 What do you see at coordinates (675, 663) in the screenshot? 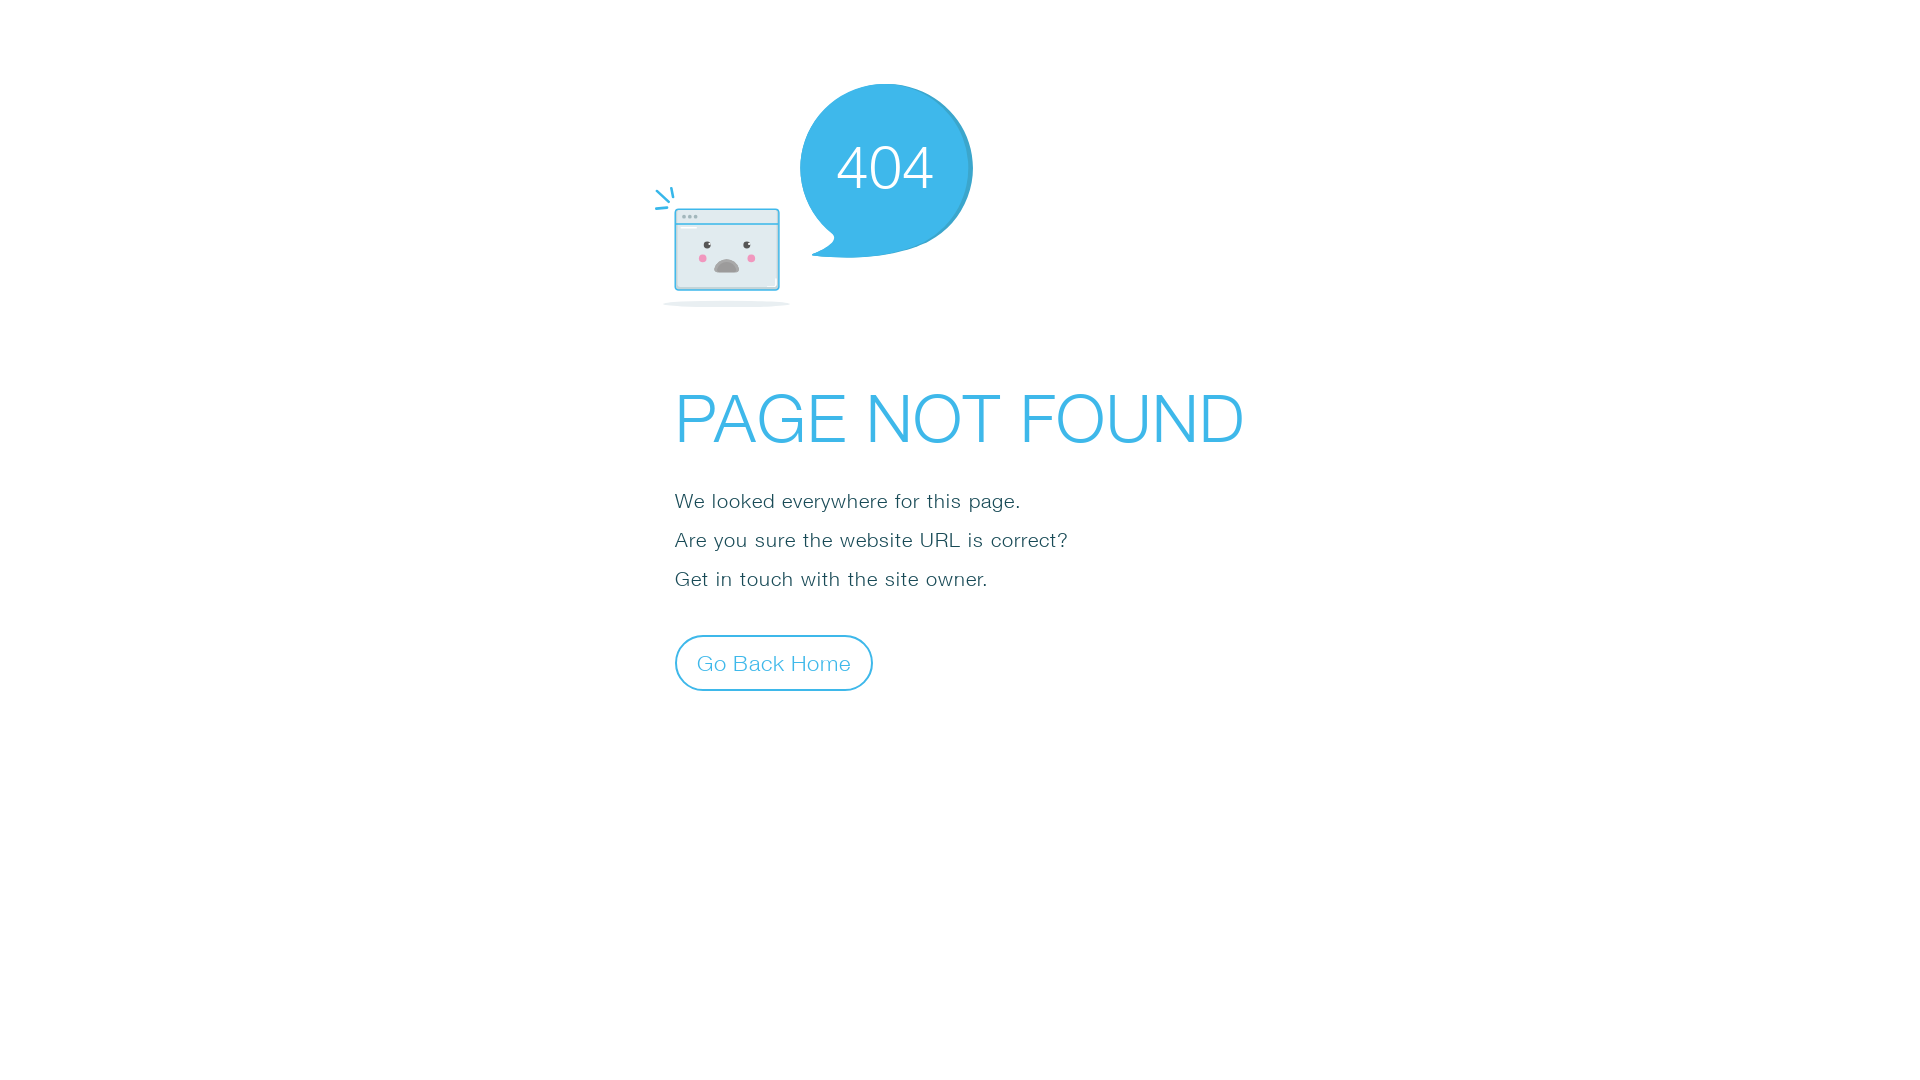
I see `'Go Back Home'` at bounding box center [675, 663].